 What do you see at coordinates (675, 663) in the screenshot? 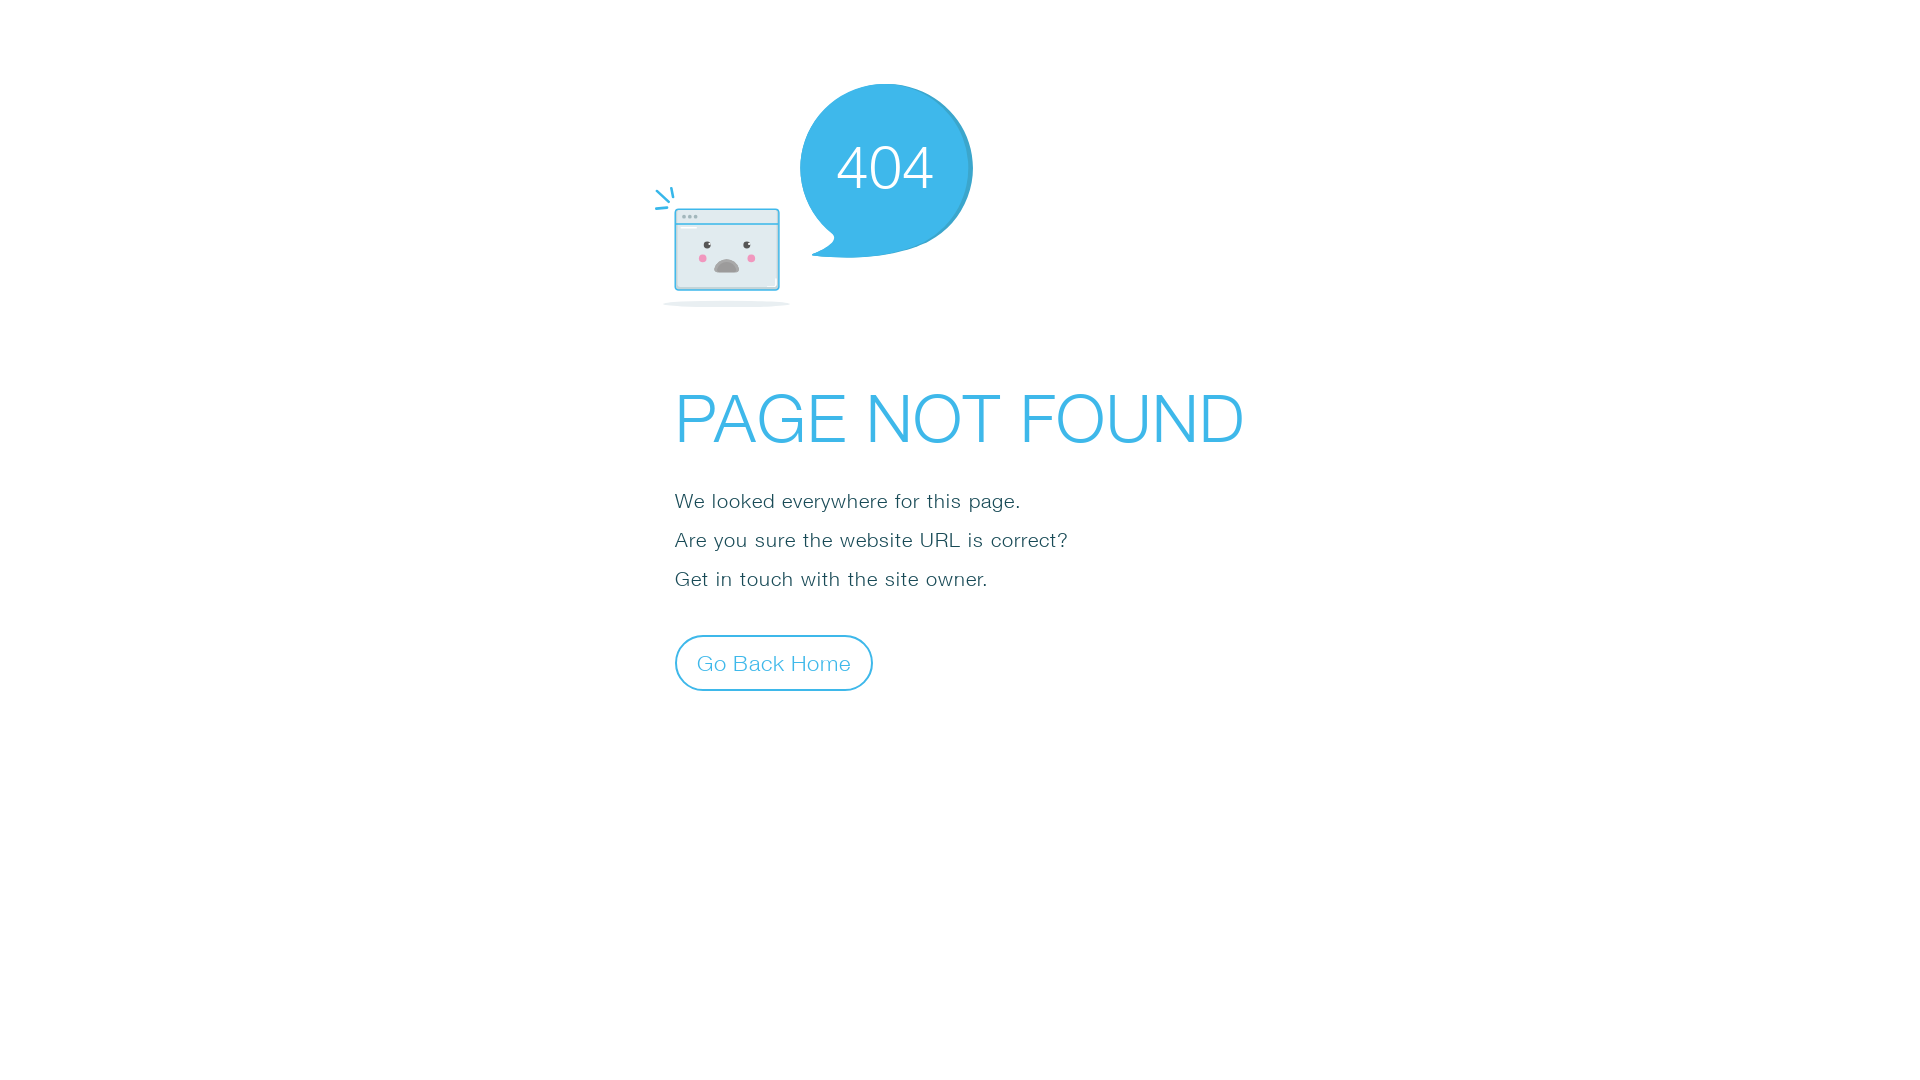
I see `'Go Back Home'` at bounding box center [675, 663].